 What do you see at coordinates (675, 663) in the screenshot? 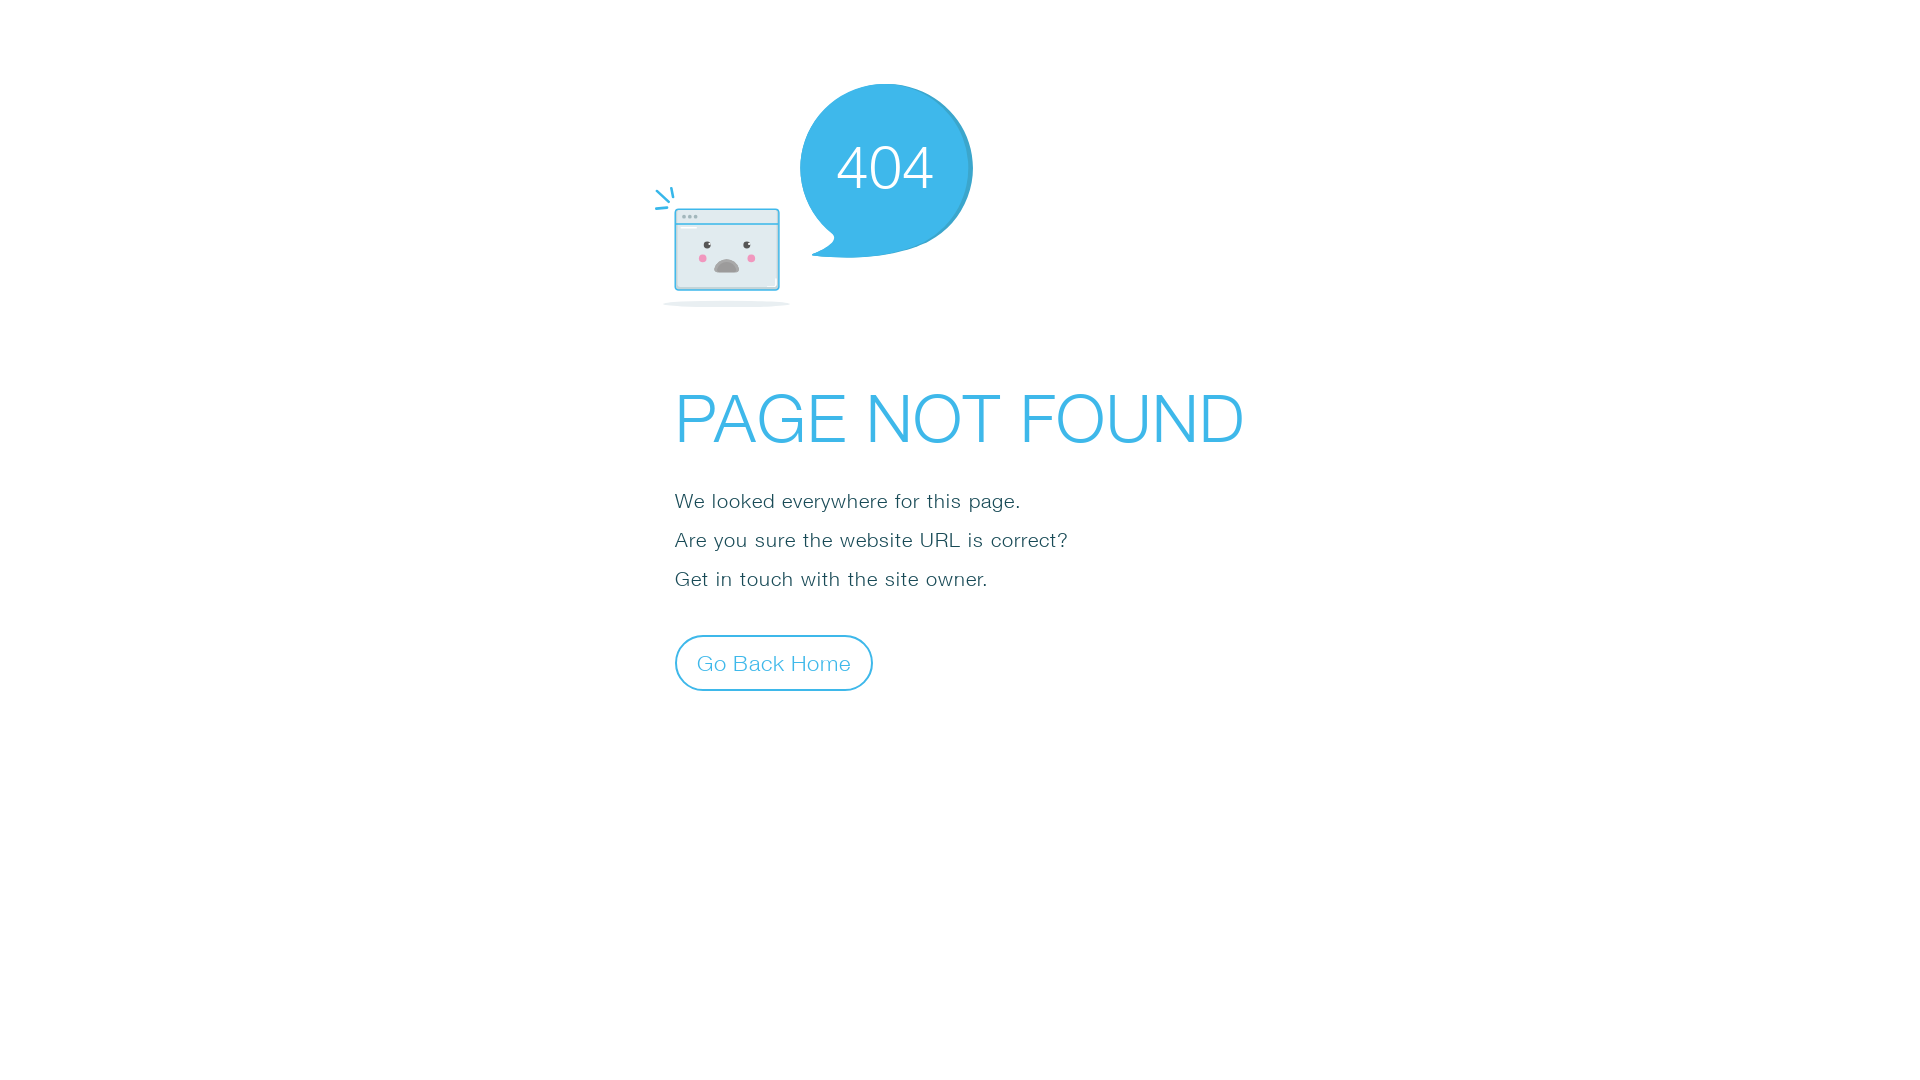
I see `'Go Back Home'` at bounding box center [675, 663].